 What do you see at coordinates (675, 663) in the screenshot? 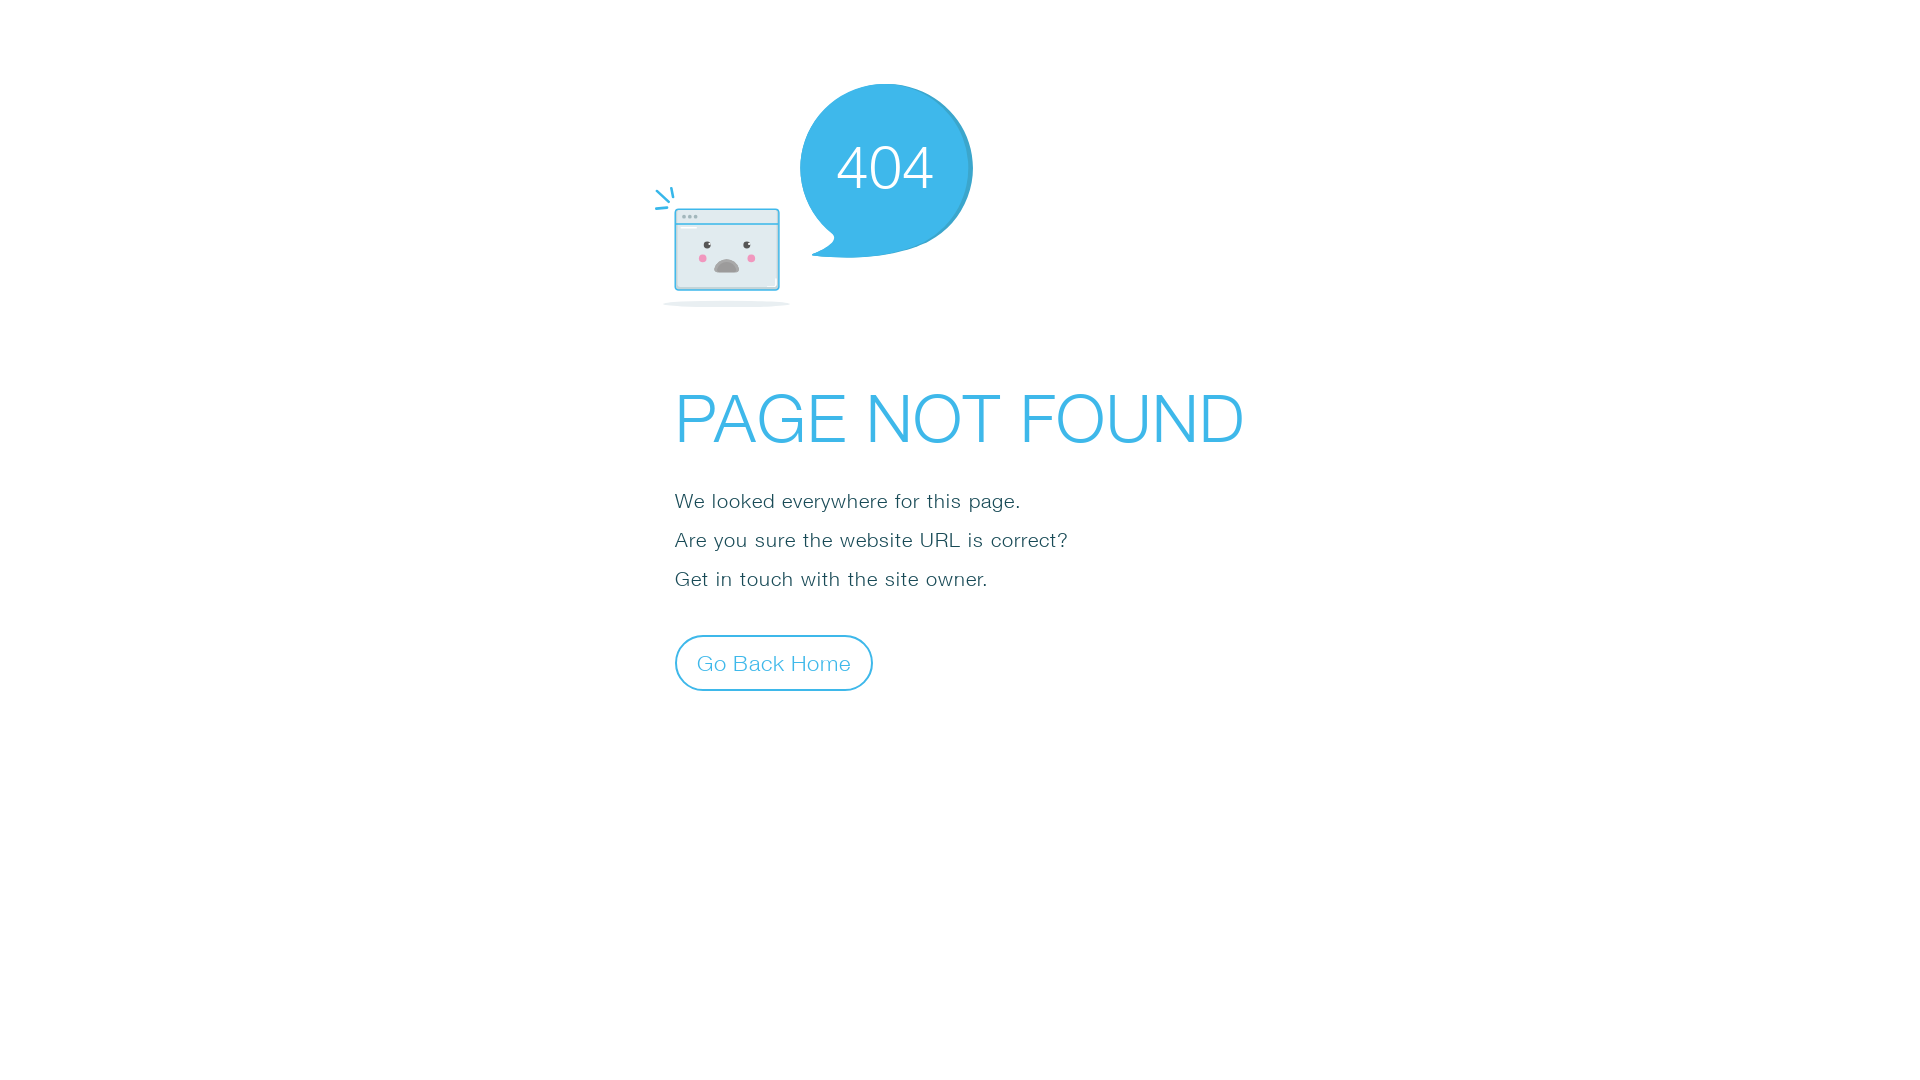
I see `'Go Back Home'` at bounding box center [675, 663].